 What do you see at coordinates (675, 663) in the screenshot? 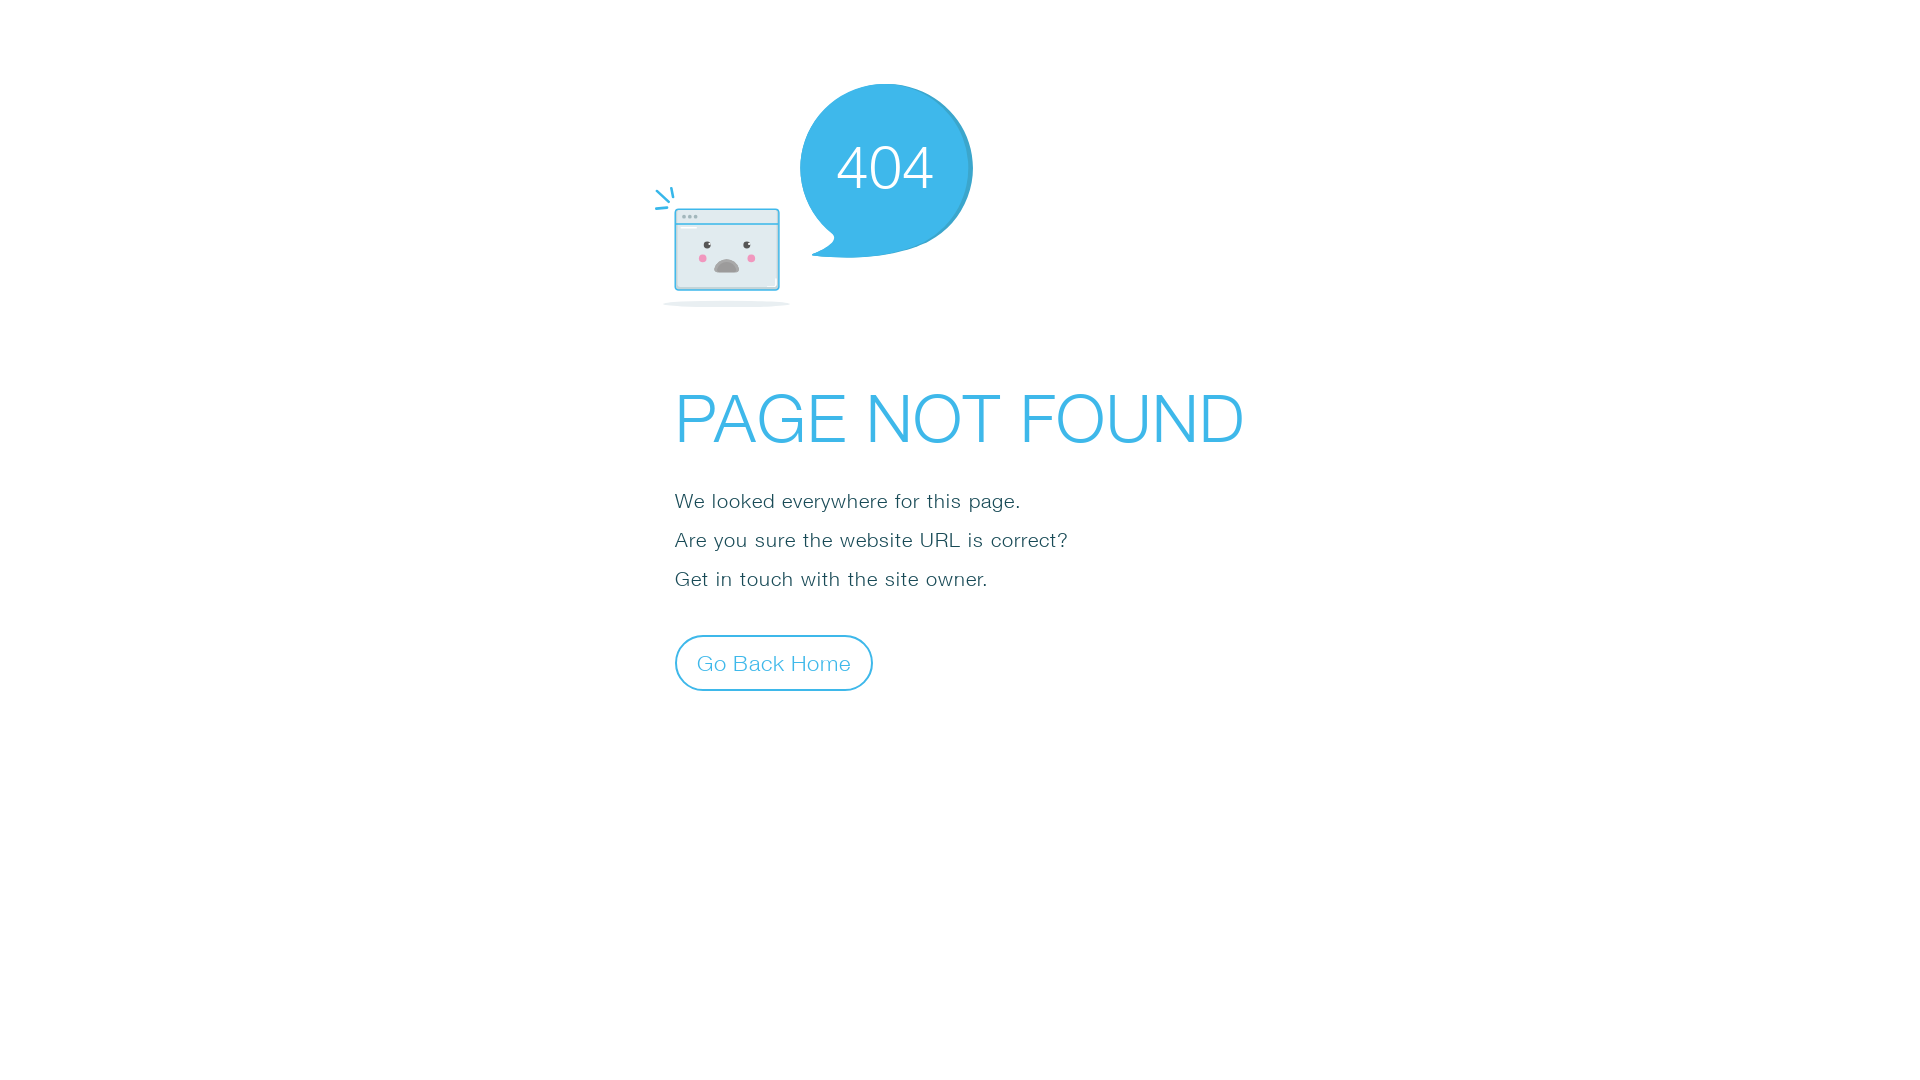
I see `'Go Back Home'` at bounding box center [675, 663].